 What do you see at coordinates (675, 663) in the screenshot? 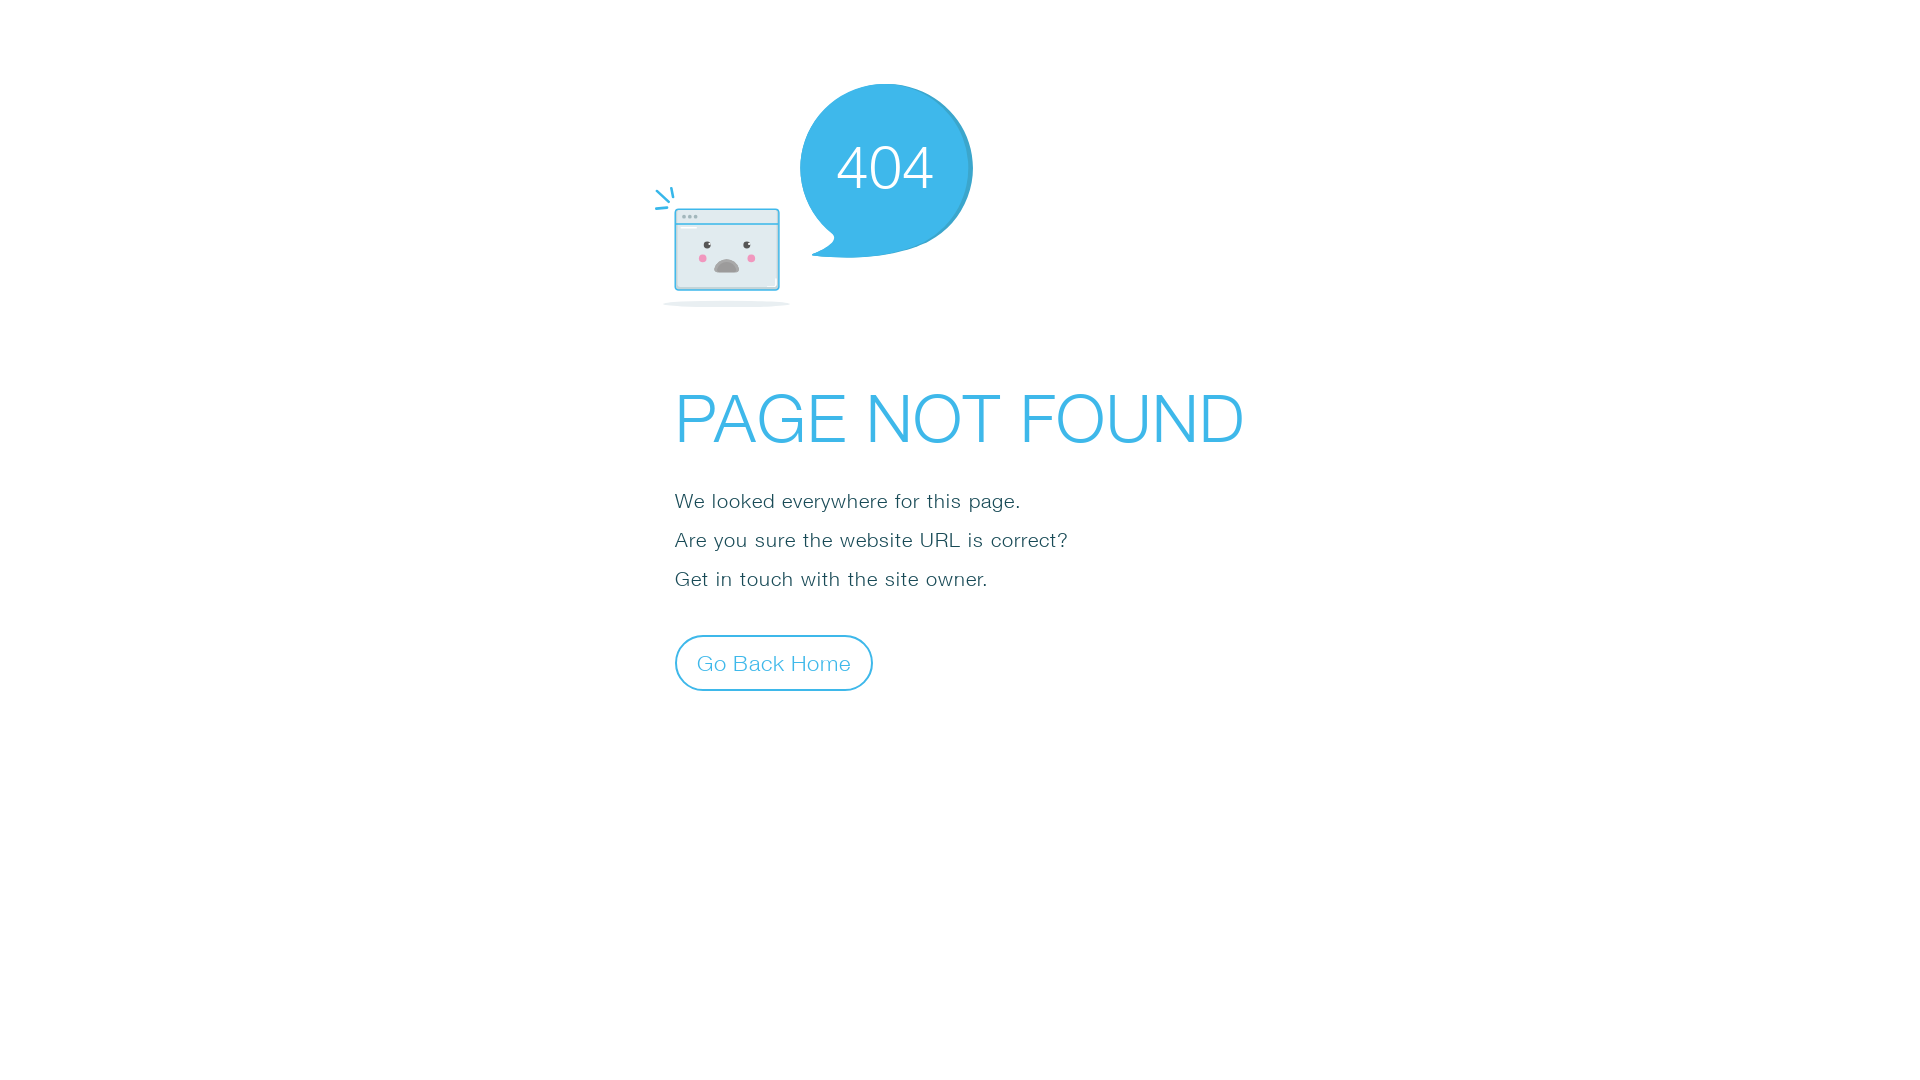
I see `'Go Back Home'` at bounding box center [675, 663].